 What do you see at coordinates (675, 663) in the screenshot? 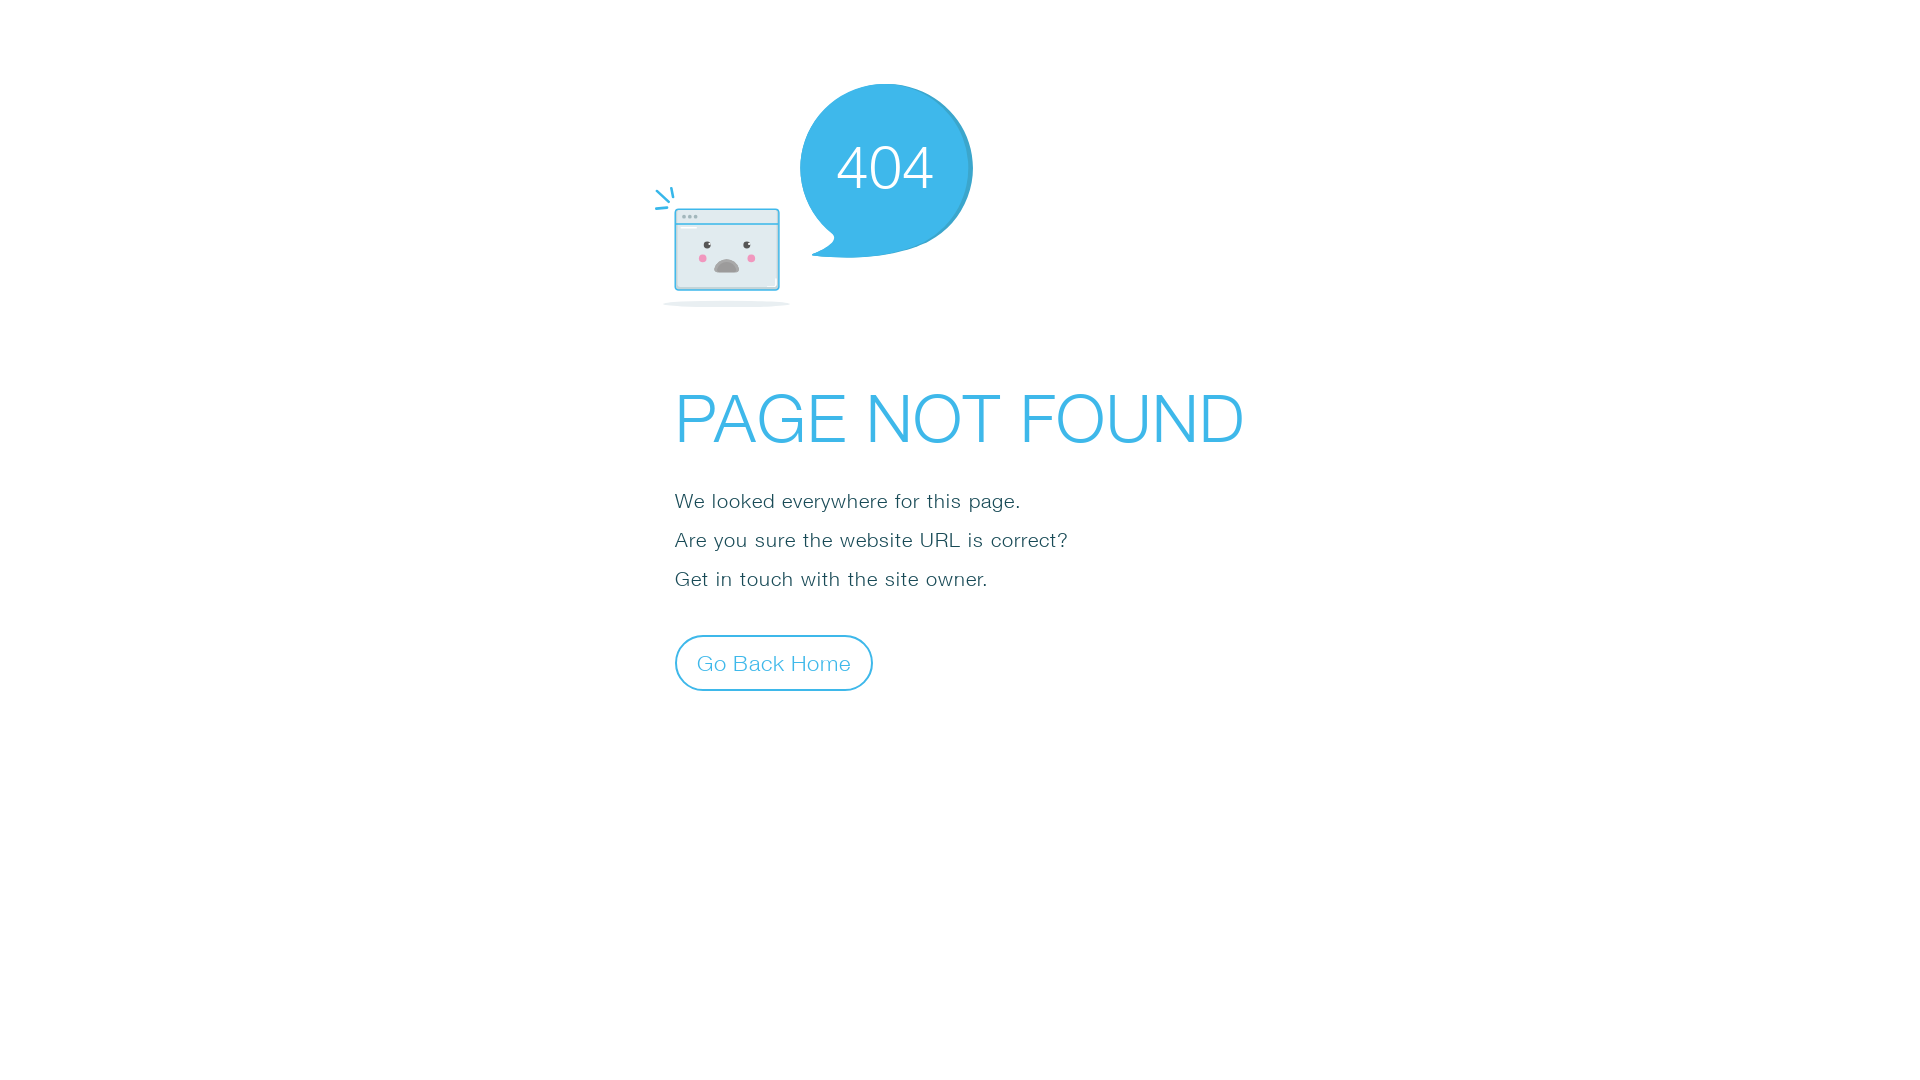
I see `'Go Back Home'` at bounding box center [675, 663].